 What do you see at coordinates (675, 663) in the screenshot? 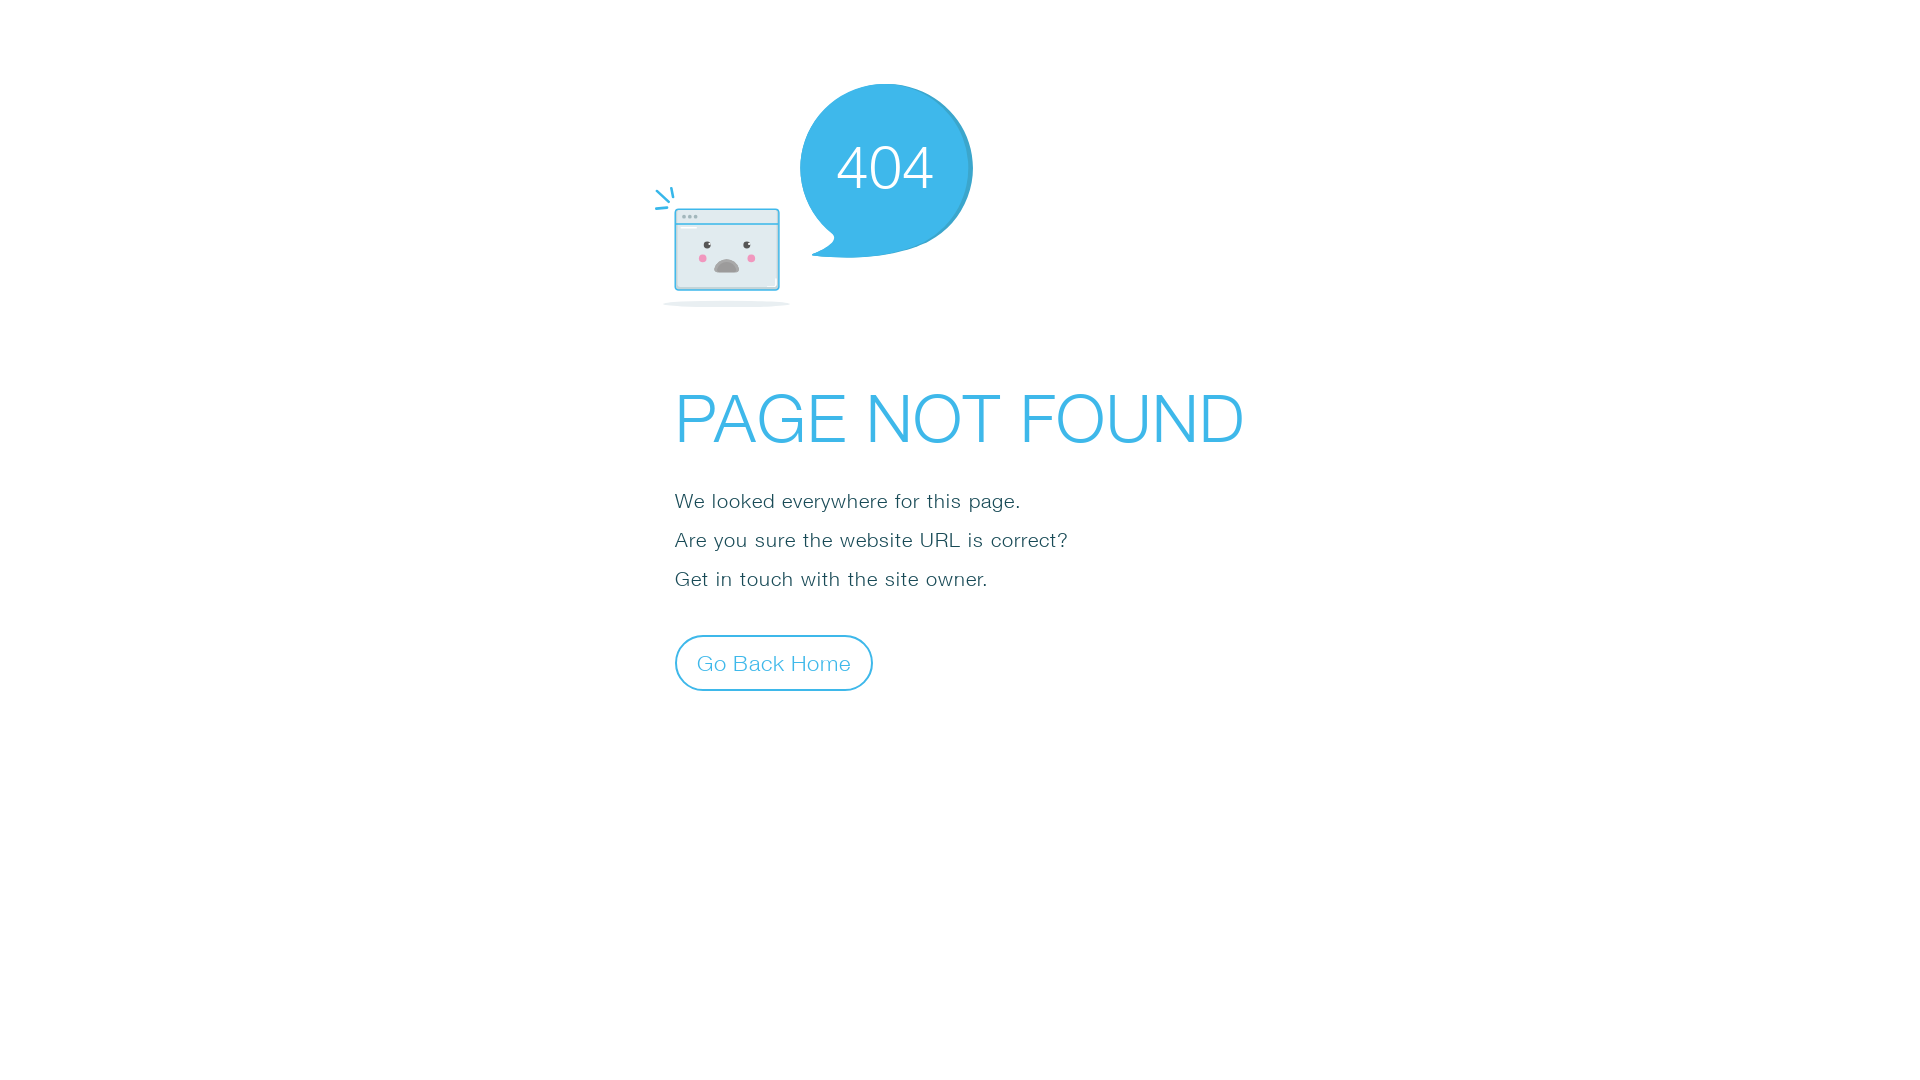
I see `'Go Back Home'` at bounding box center [675, 663].